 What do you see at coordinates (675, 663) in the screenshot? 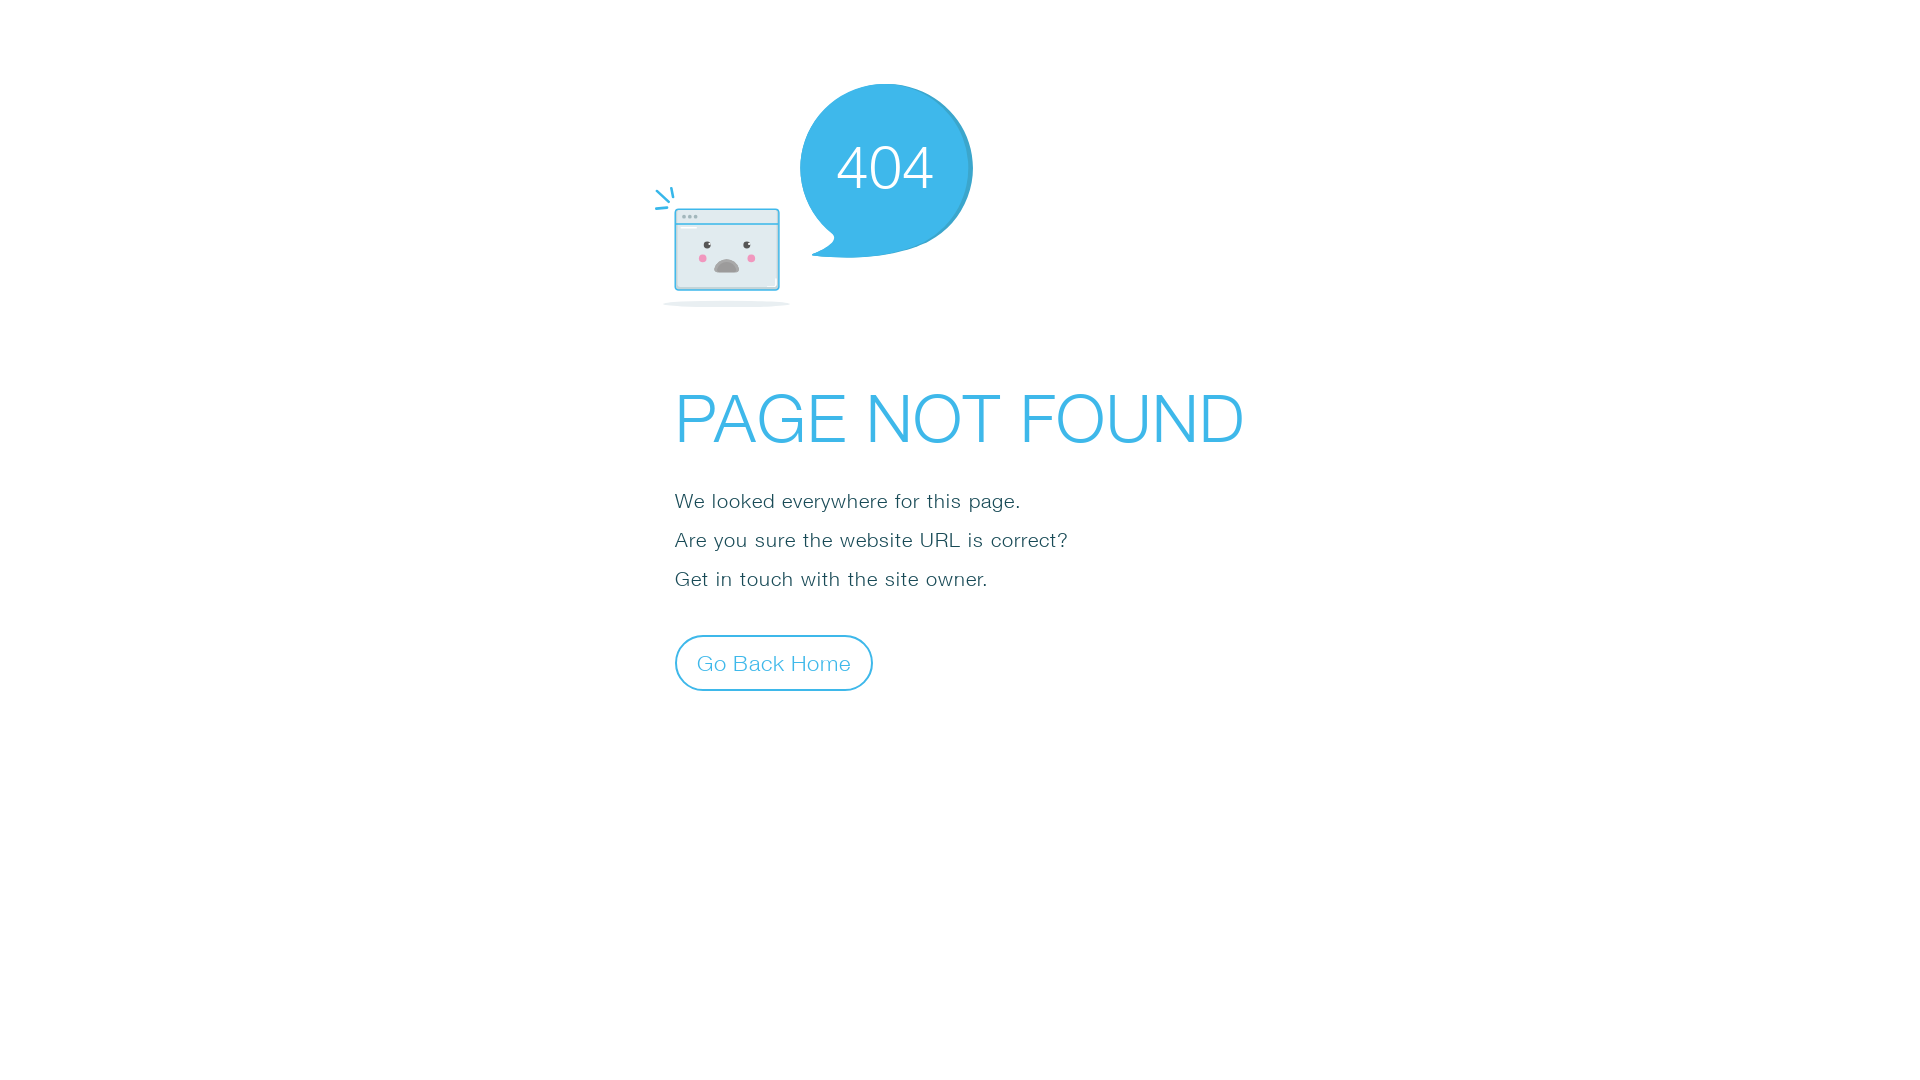
I see `'Go Back Home'` at bounding box center [675, 663].